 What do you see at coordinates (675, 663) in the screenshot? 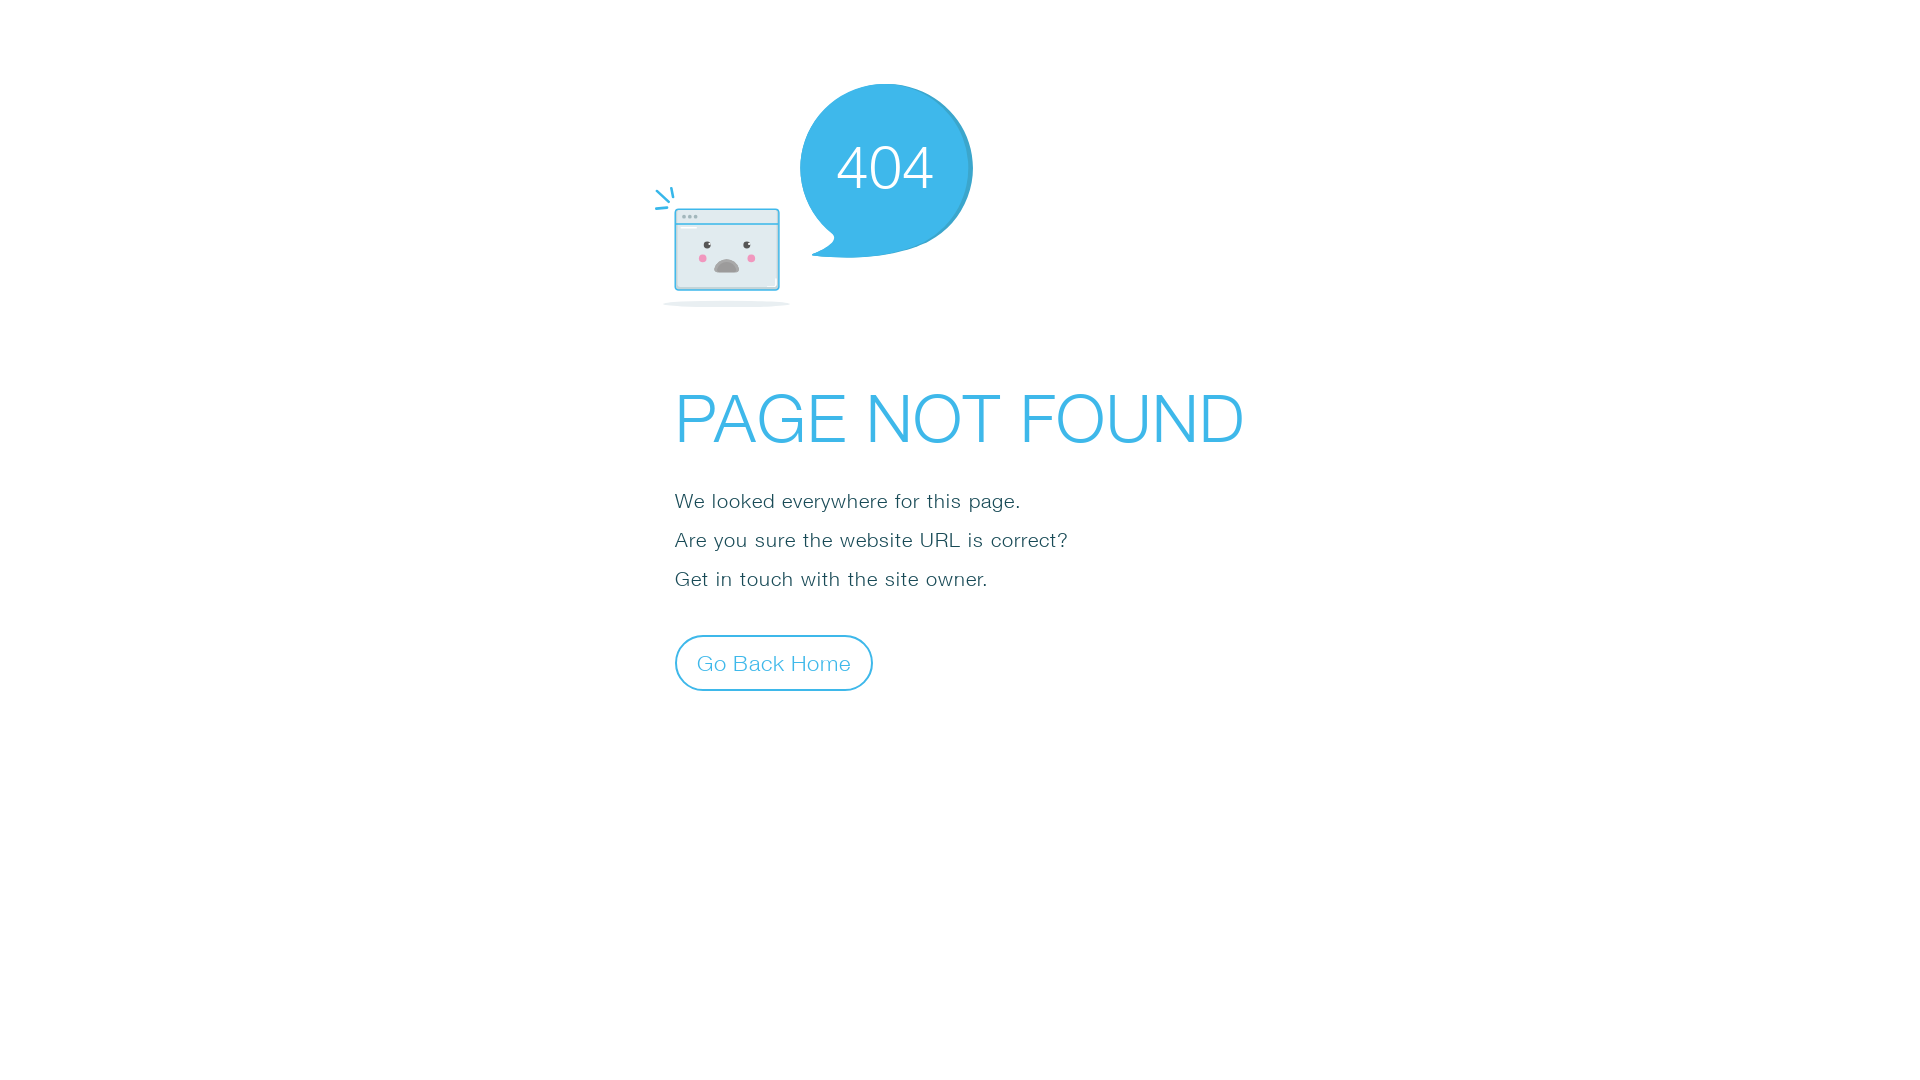
I see `'Go Back Home'` at bounding box center [675, 663].